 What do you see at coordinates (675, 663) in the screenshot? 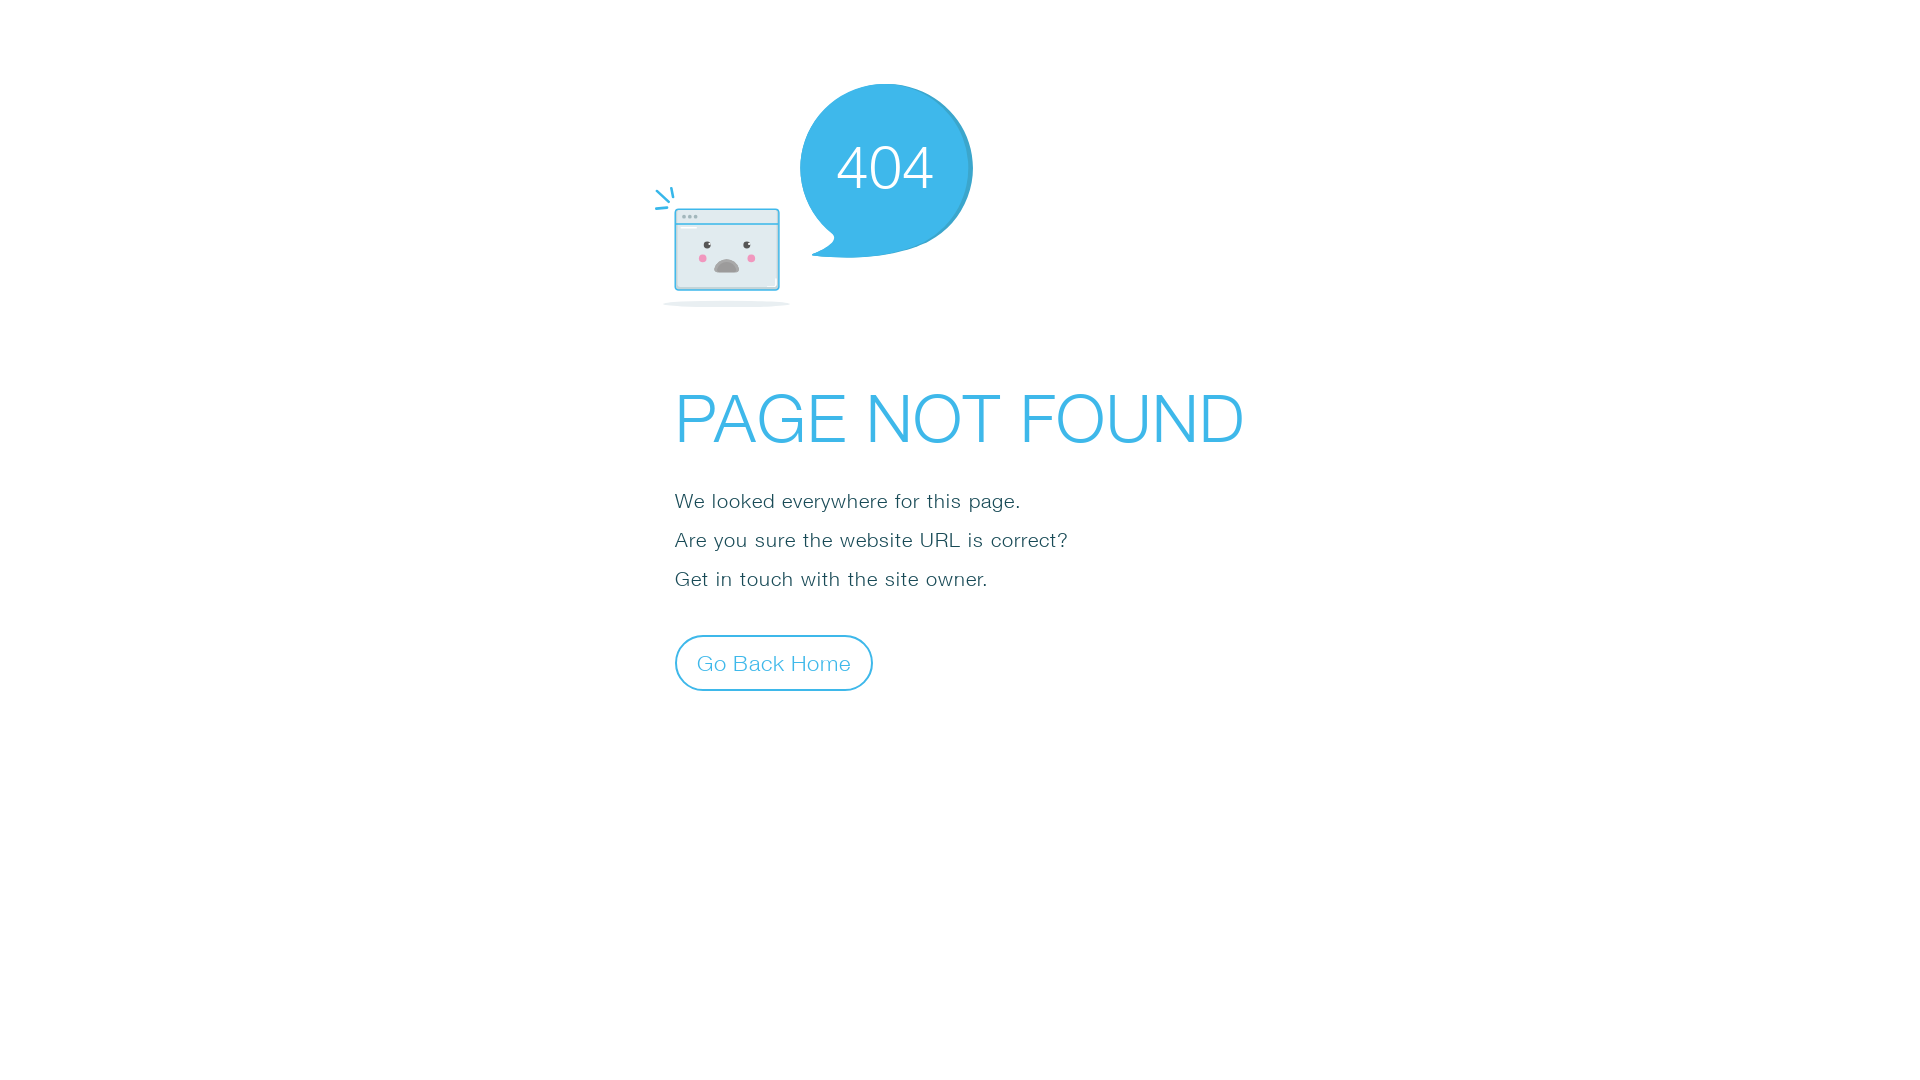
I see `'Go Back Home'` at bounding box center [675, 663].